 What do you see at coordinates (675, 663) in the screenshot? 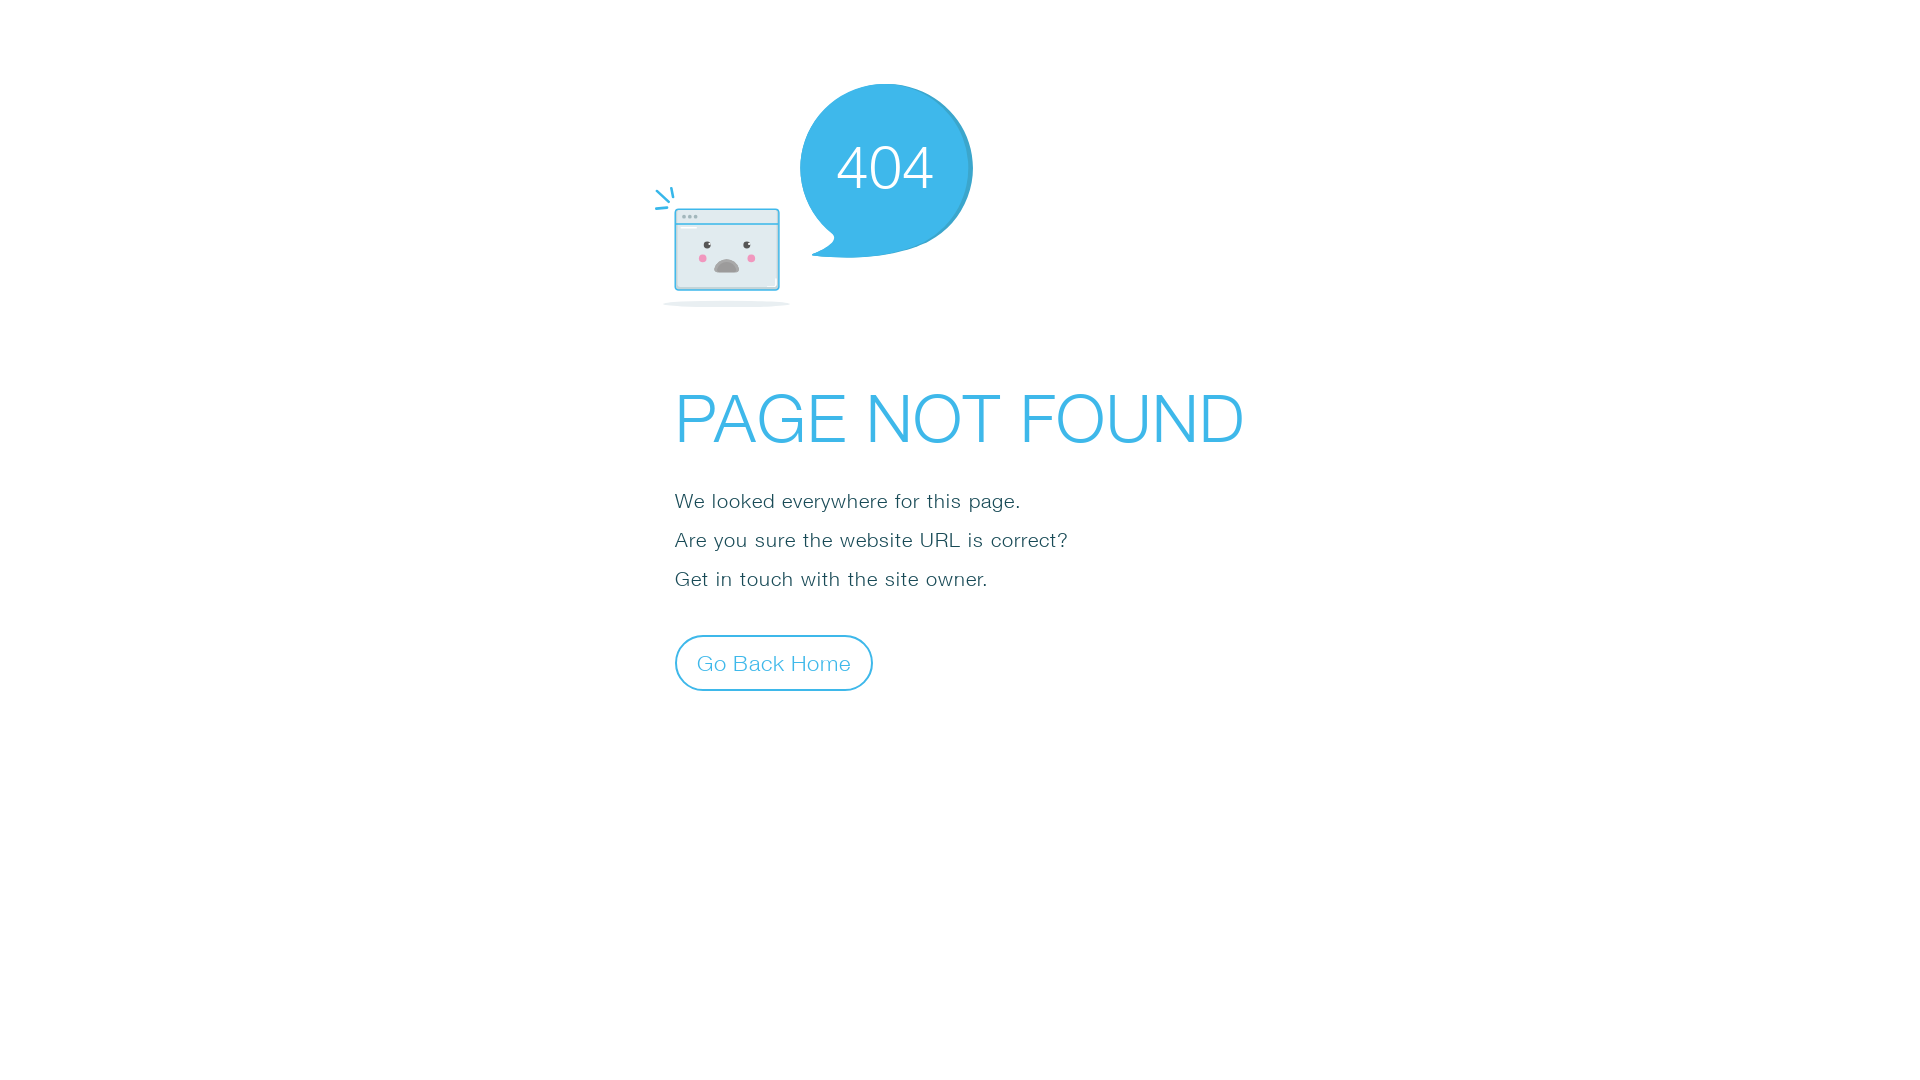
I see `'Go Back Home'` at bounding box center [675, 663].